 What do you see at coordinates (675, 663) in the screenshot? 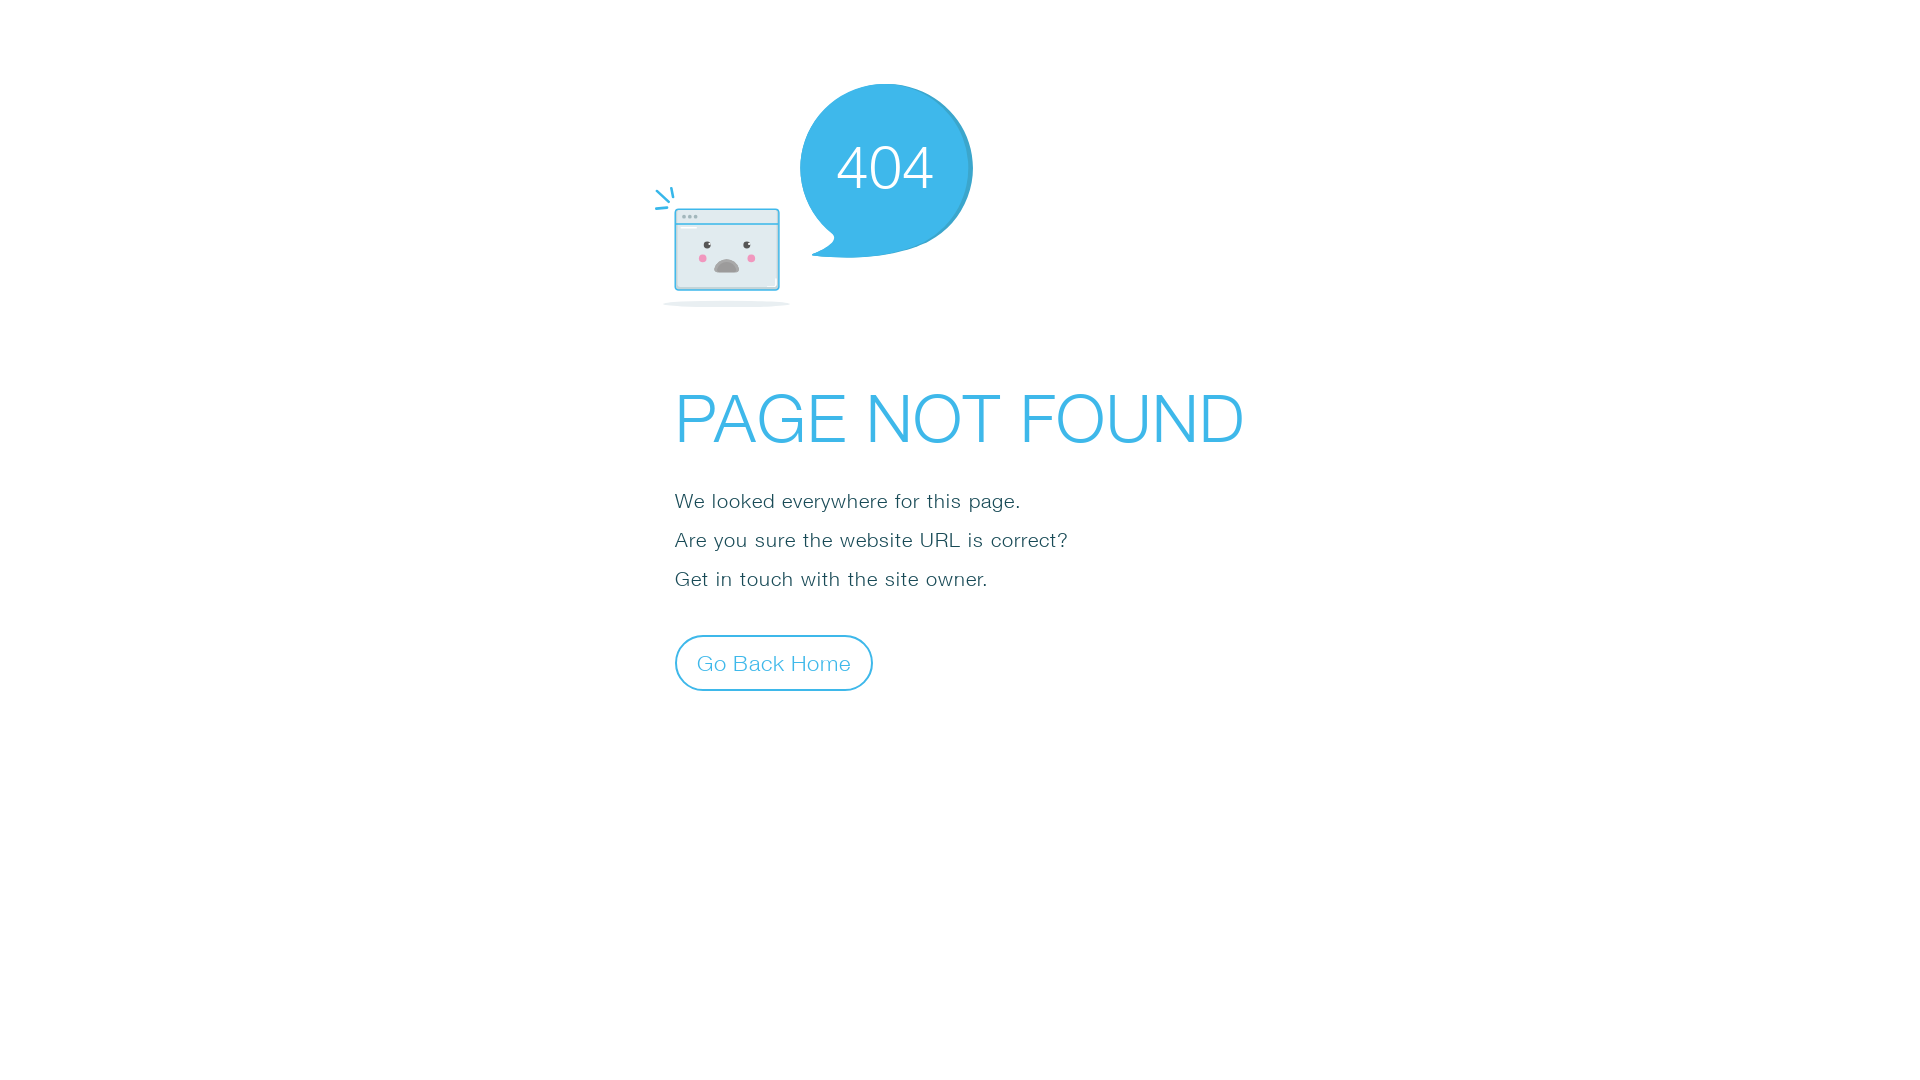
I see `'Go Back Home'` at bounding box center [675, 663].